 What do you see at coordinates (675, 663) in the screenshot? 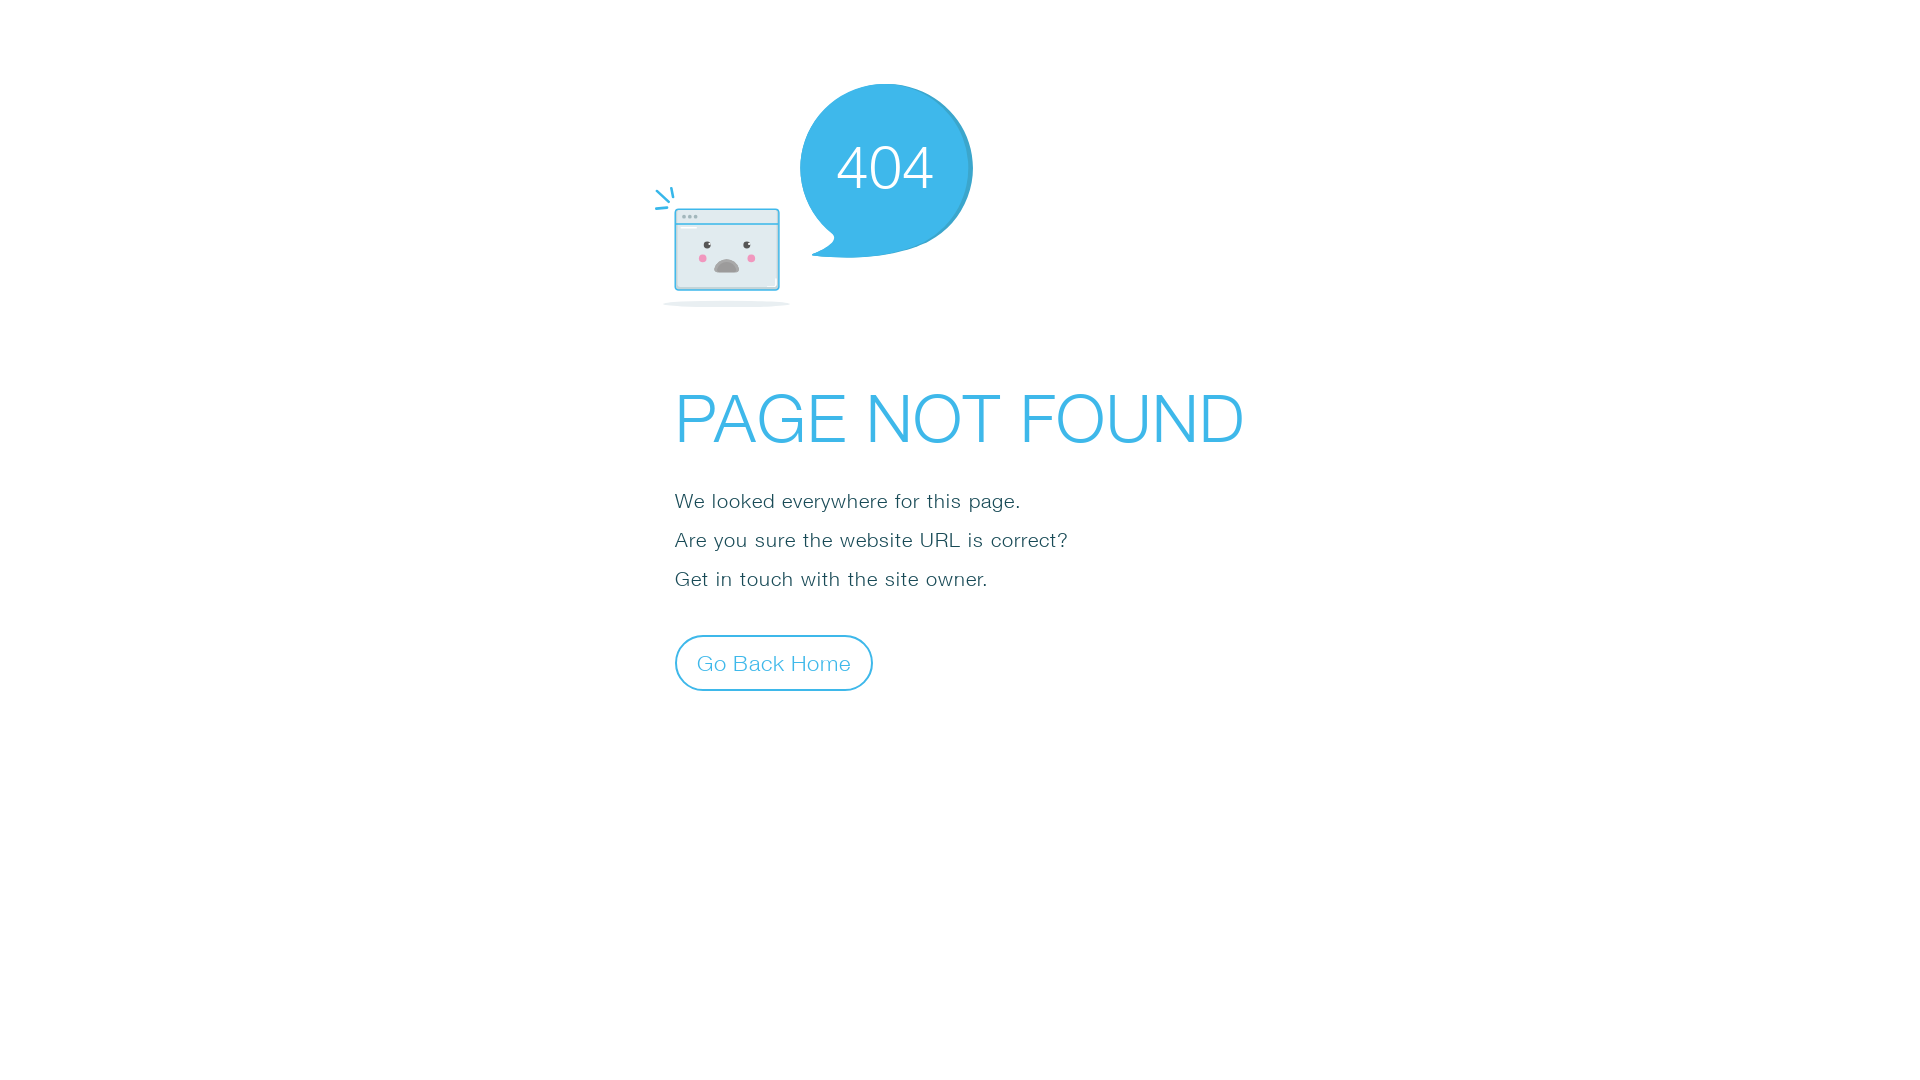
I see `'Go Back Home'` at bounding box center [675, 663].